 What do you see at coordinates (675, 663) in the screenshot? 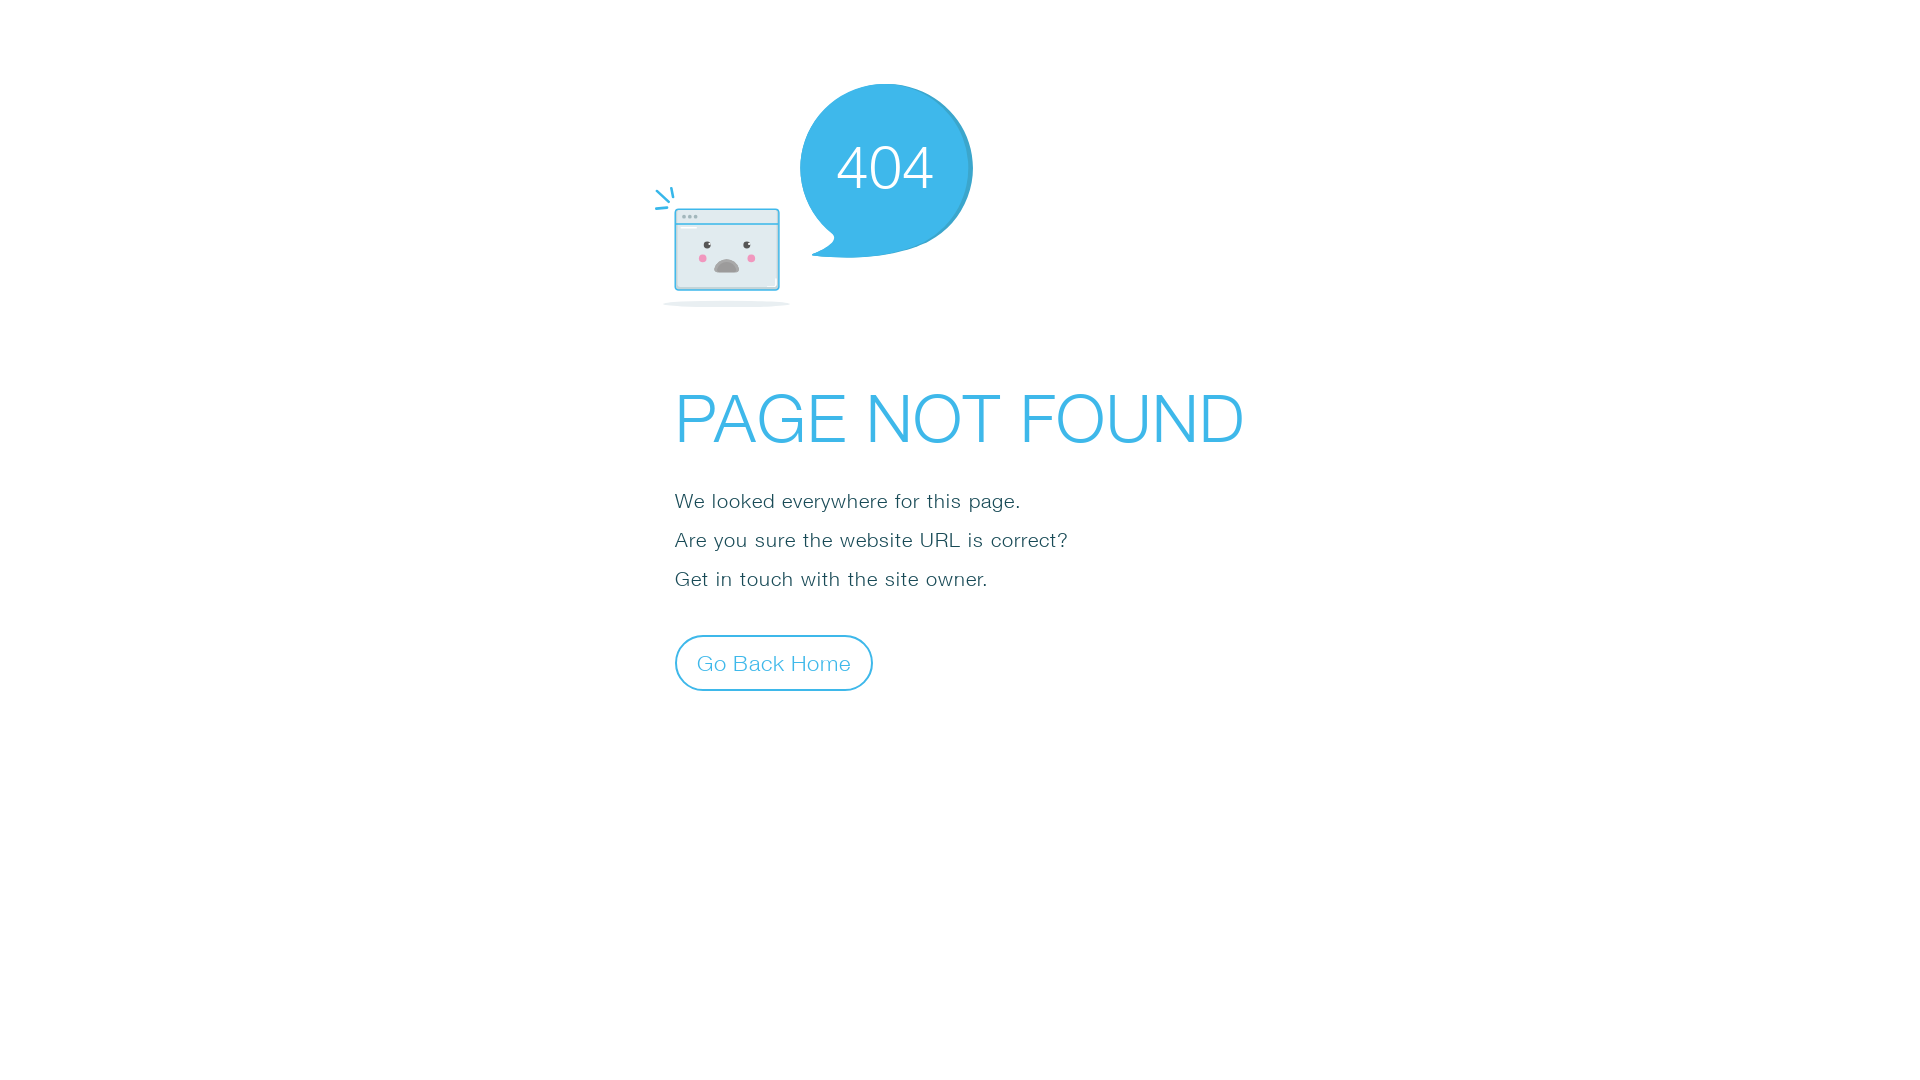
I see `'Go Back Home'` at bounding box center [675, 663].